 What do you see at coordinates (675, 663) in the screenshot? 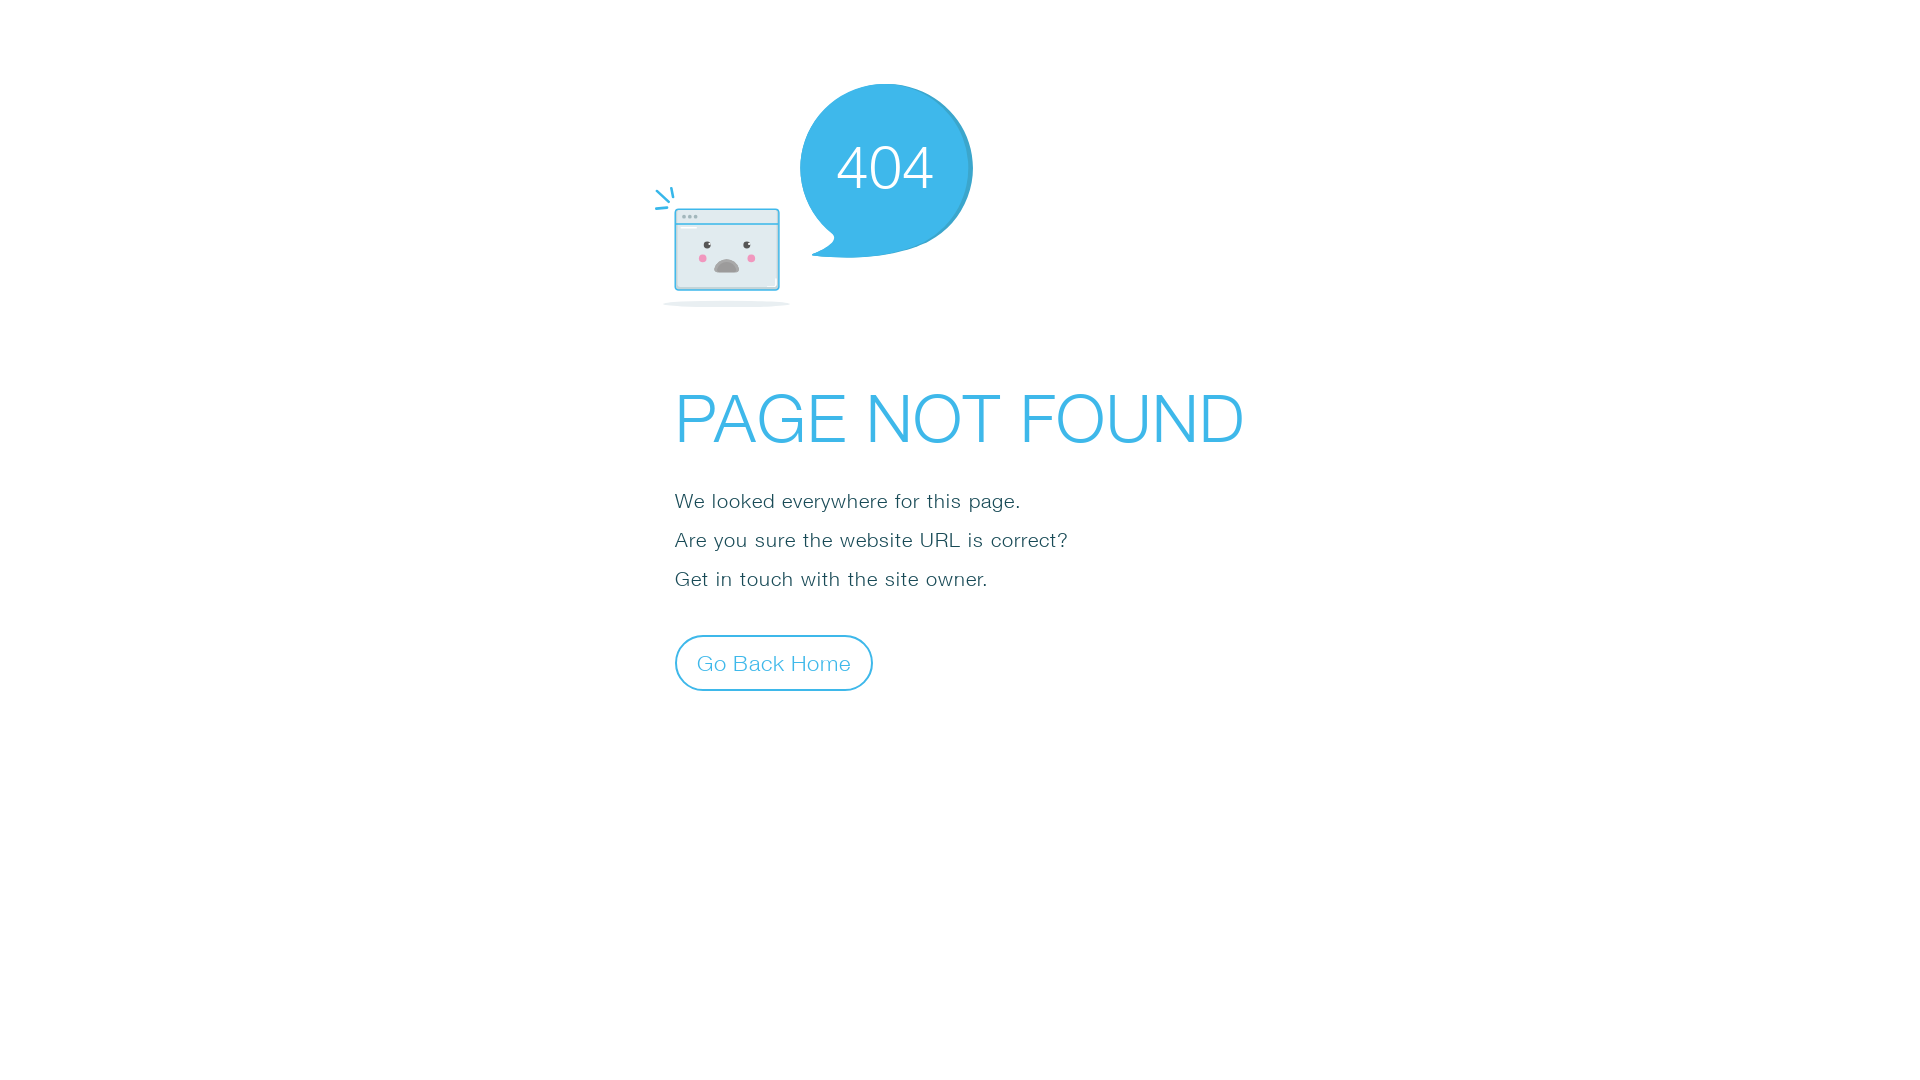
I see `'Go Back Home'` at bounding box center [675, 663].